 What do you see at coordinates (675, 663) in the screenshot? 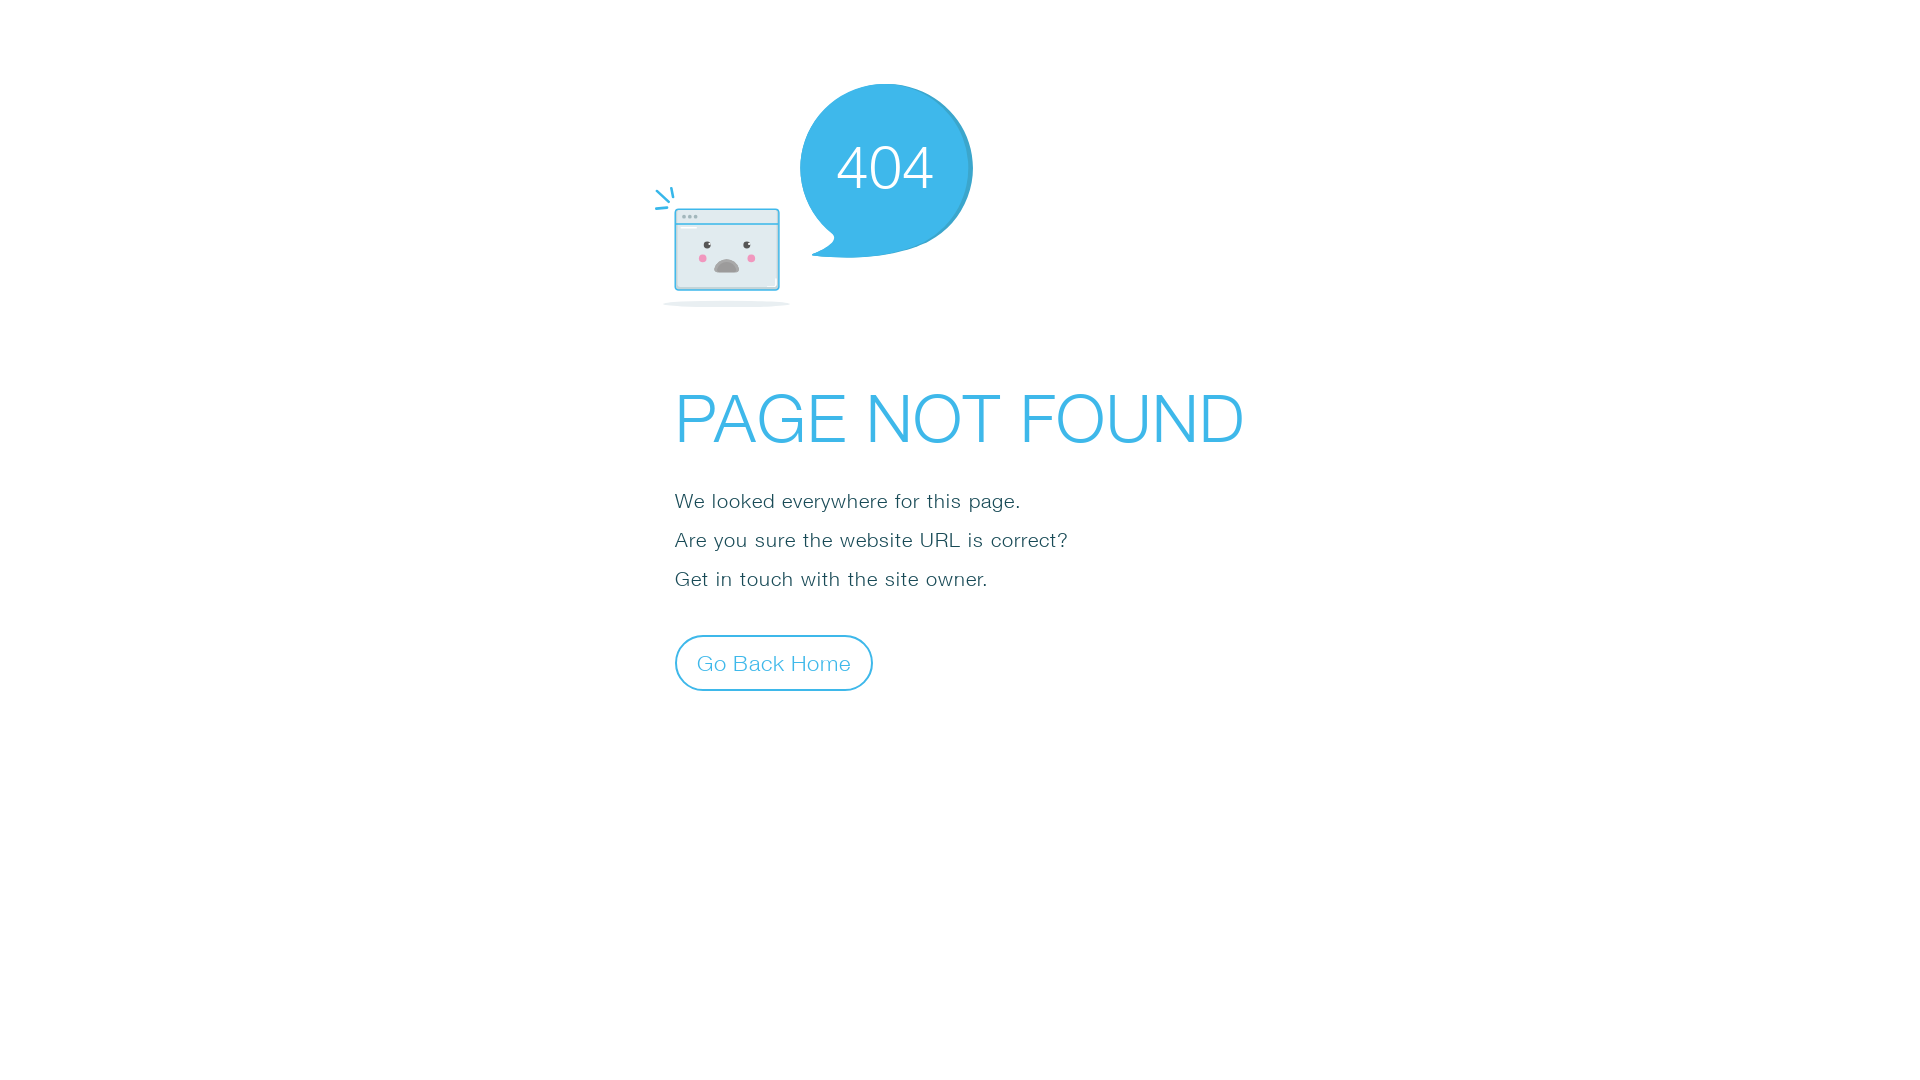
I see `'Go Back Home'` at bounding box center [675, 663].